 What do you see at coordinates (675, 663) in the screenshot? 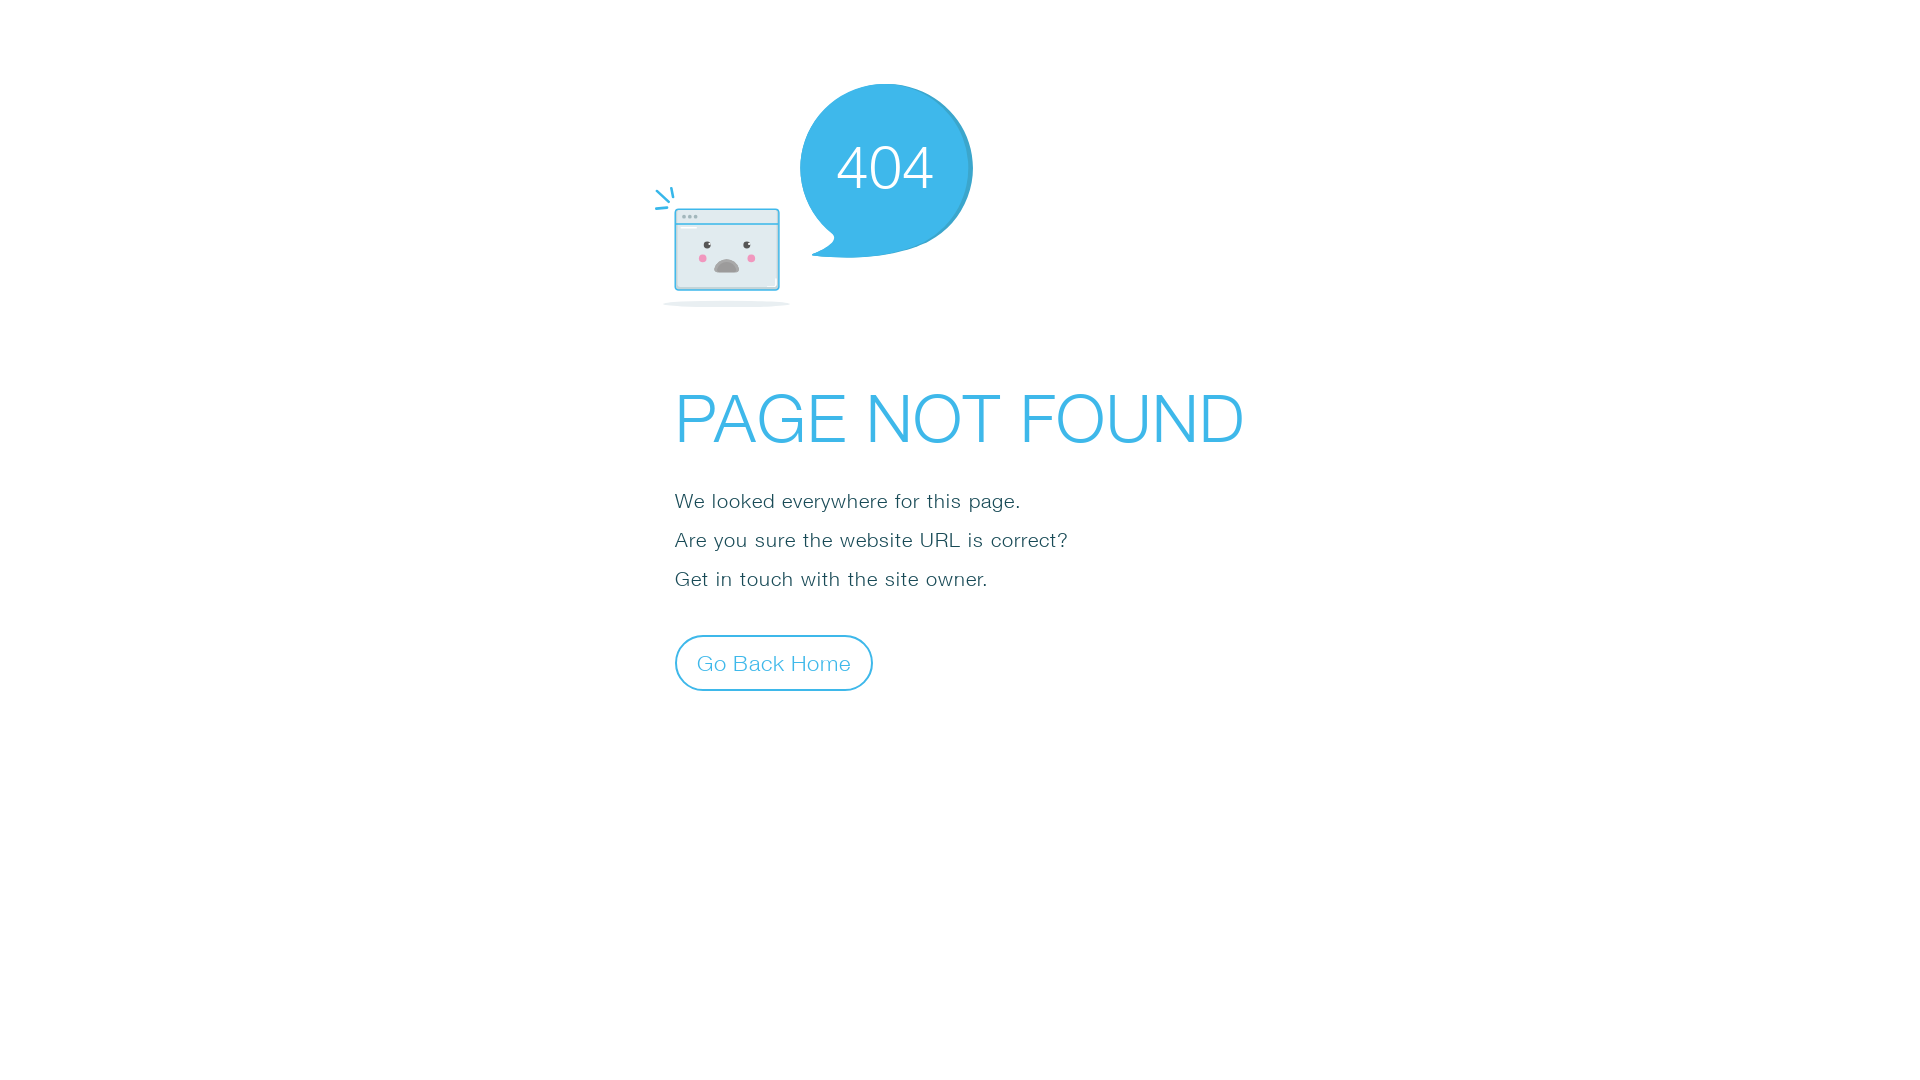
I see `'Go Back Home'` at bounding box center [675, 663].